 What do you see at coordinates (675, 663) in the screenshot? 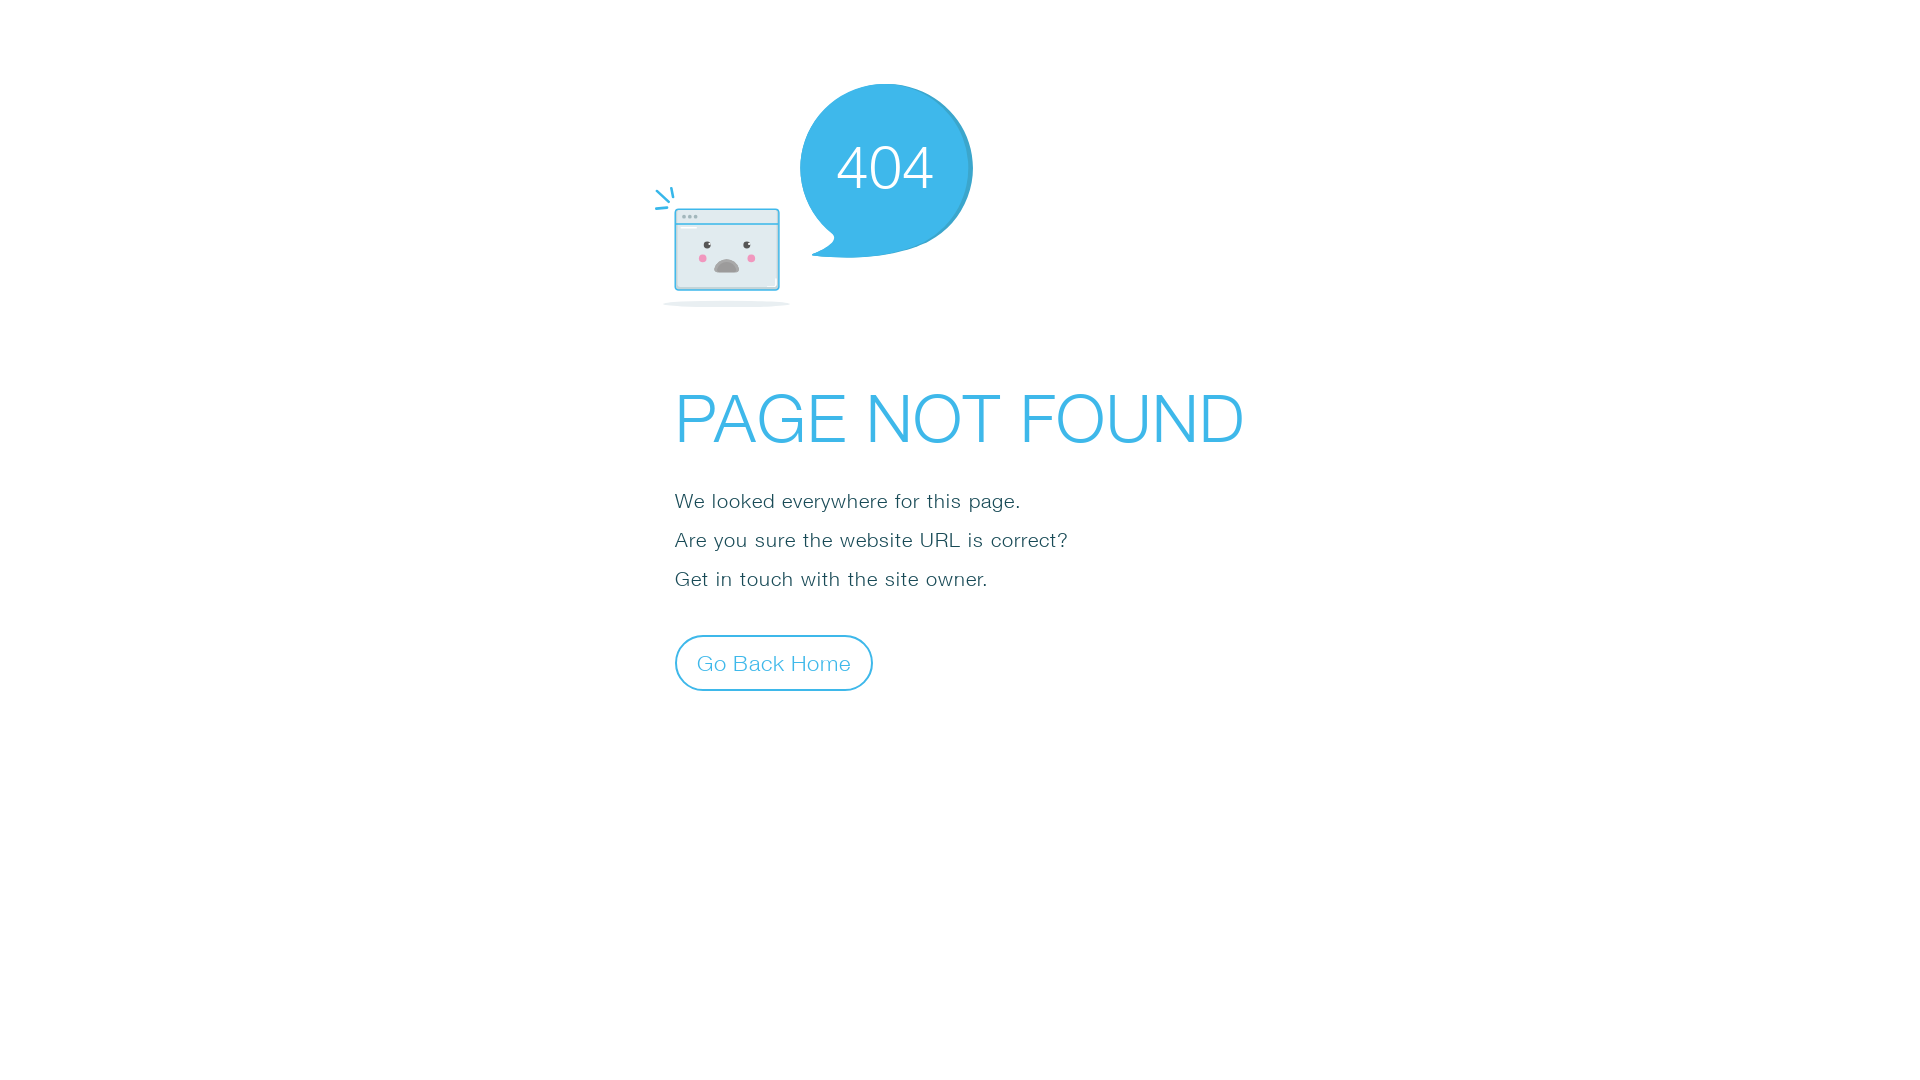
I see `'Go Back Home'` at bounding box center [675, 663].